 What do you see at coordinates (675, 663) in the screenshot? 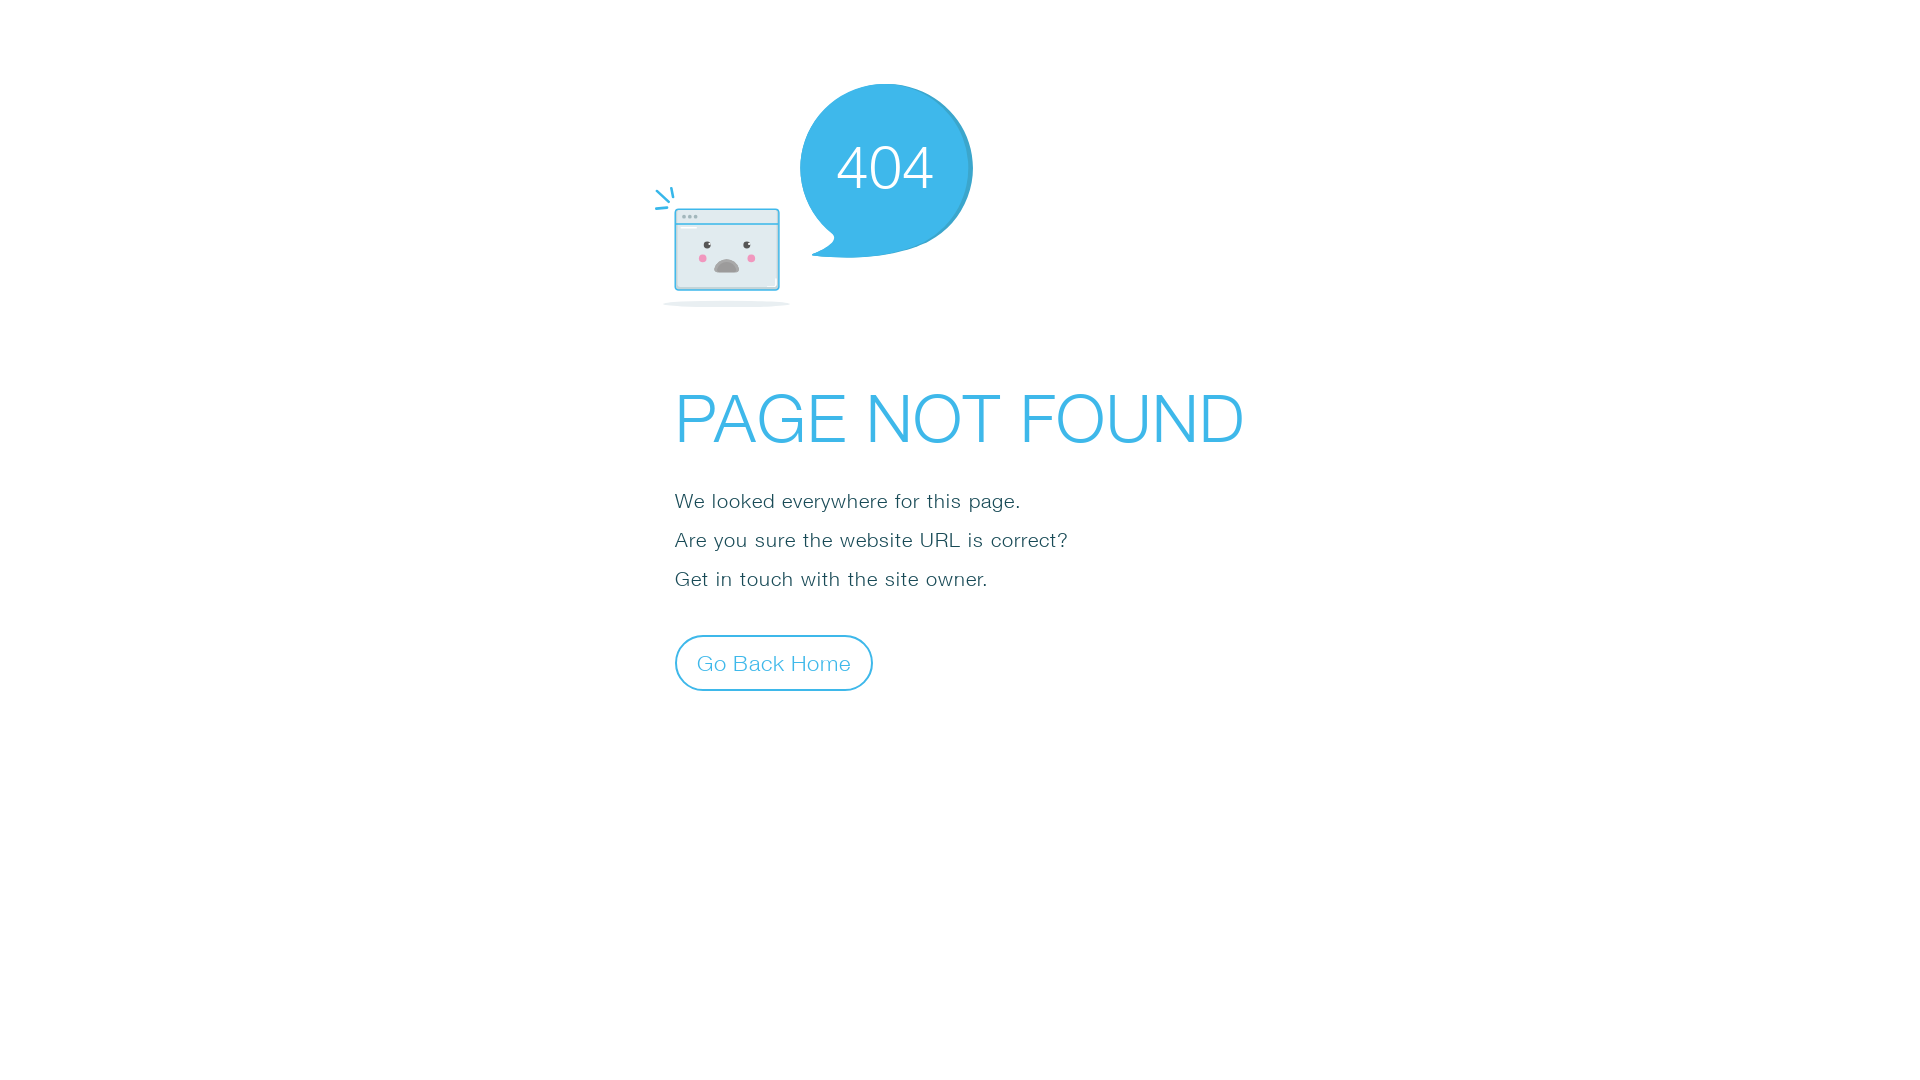
I see `'Go Back Home'` at bounding box center [675, 663].